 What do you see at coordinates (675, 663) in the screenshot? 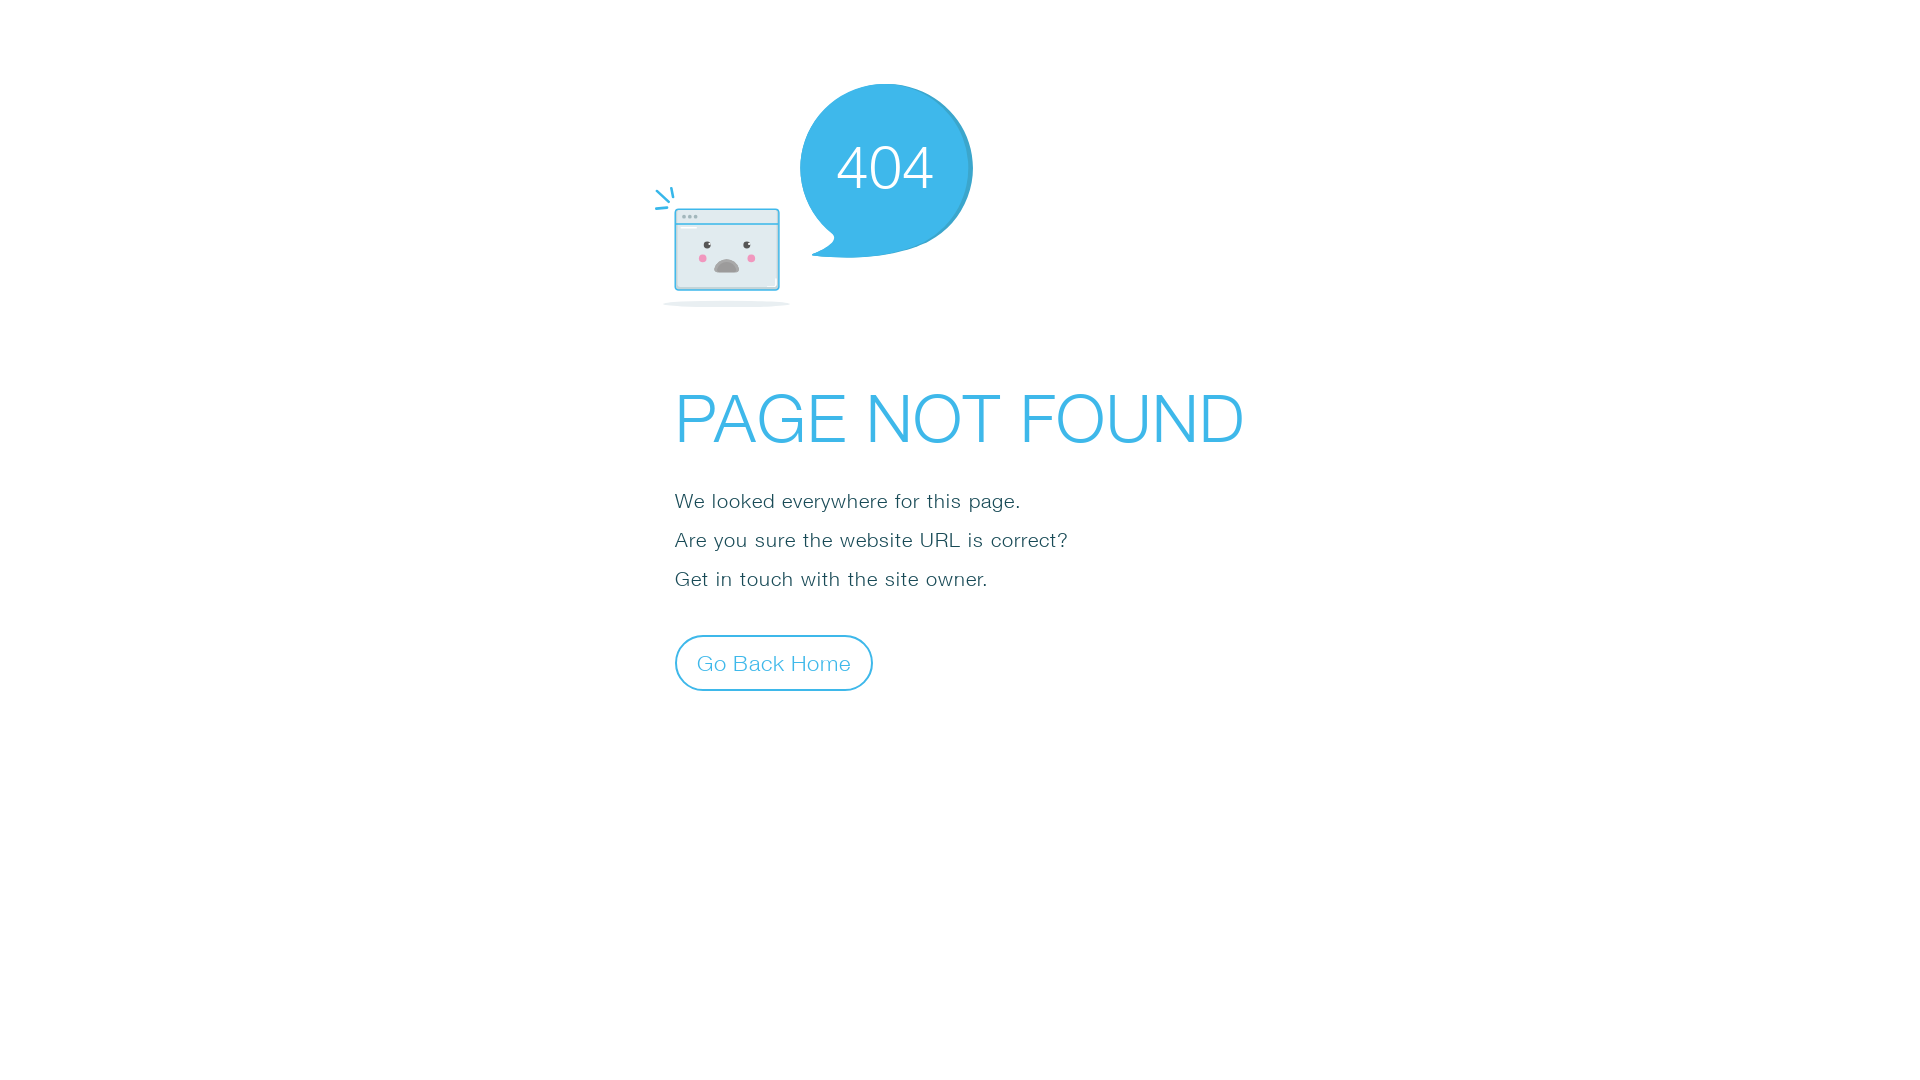
I see `'Go Back Home'` at bounding box center [675, 663].